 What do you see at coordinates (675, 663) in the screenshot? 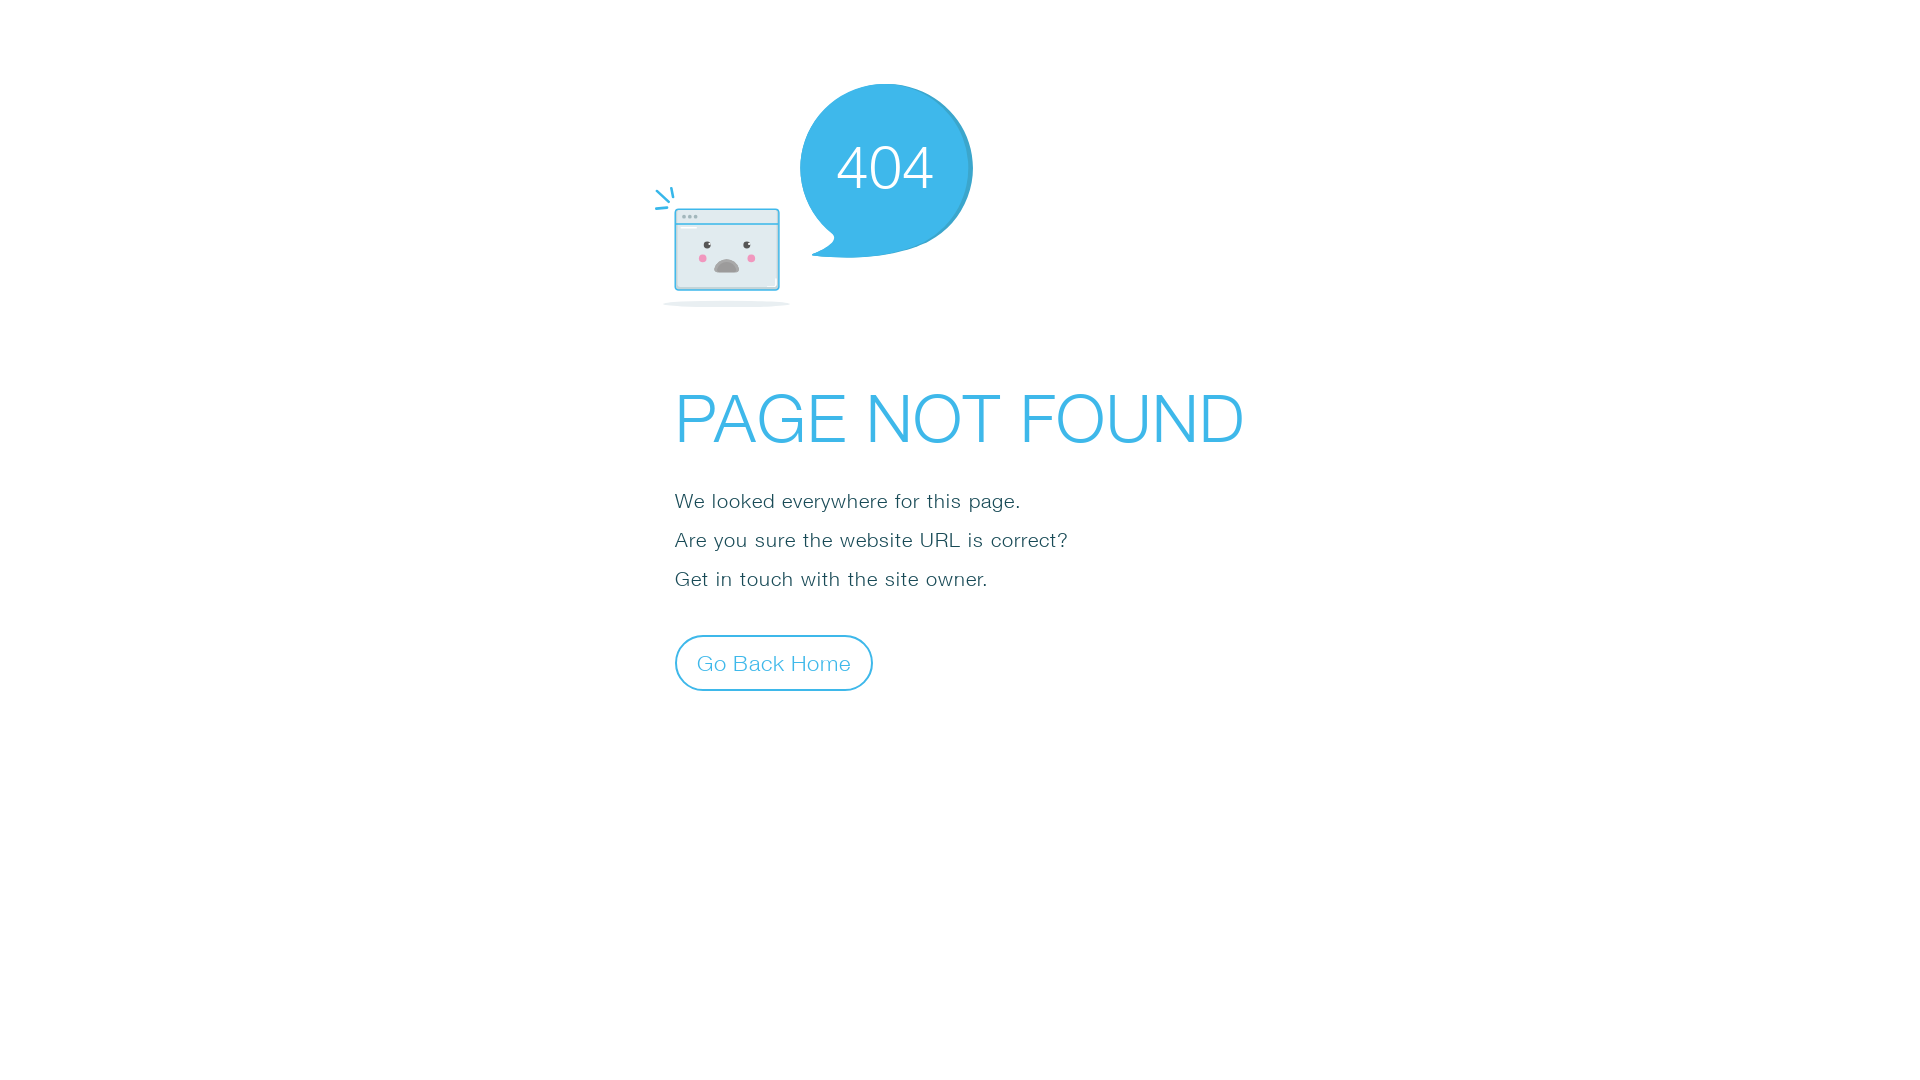
I see `'Go Back Home'` at bounding box center [675, 663].